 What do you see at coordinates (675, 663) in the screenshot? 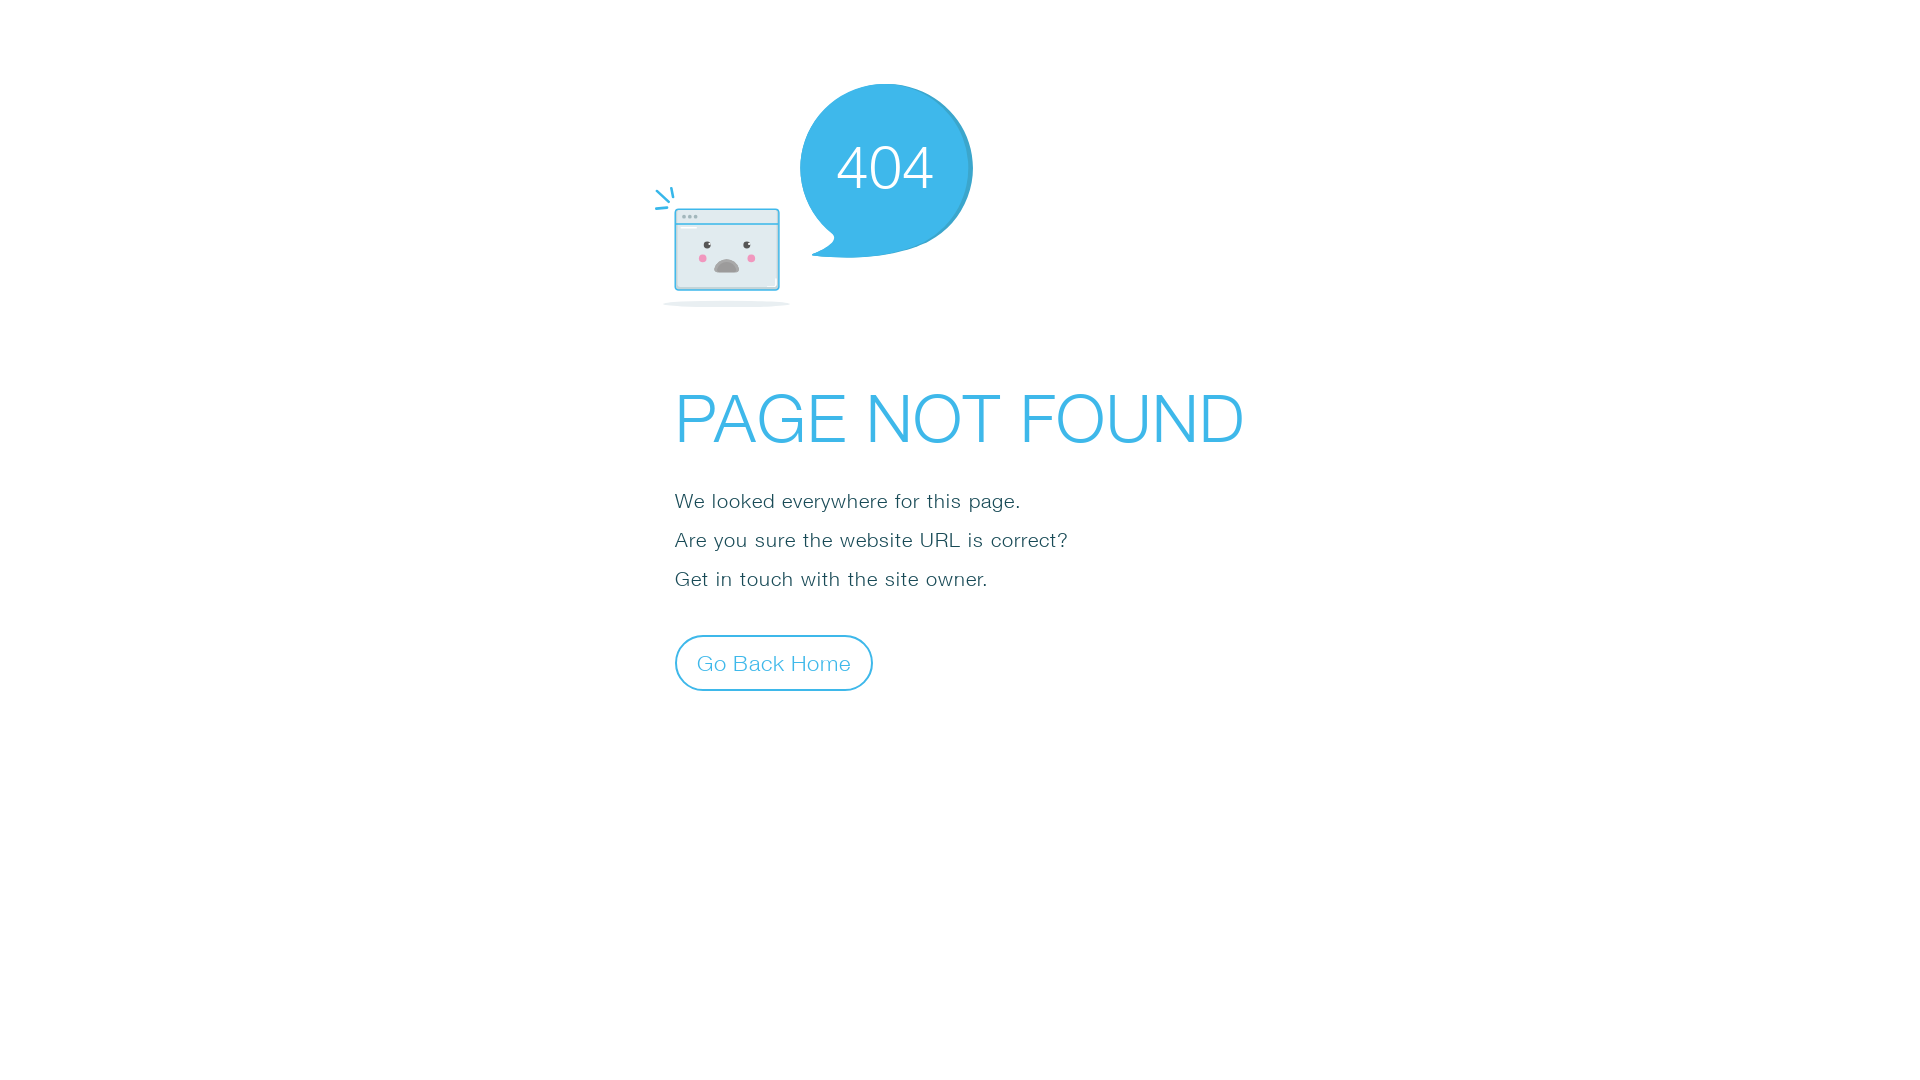
I see `'Go Back Home'` at bounding box center [675, 663].